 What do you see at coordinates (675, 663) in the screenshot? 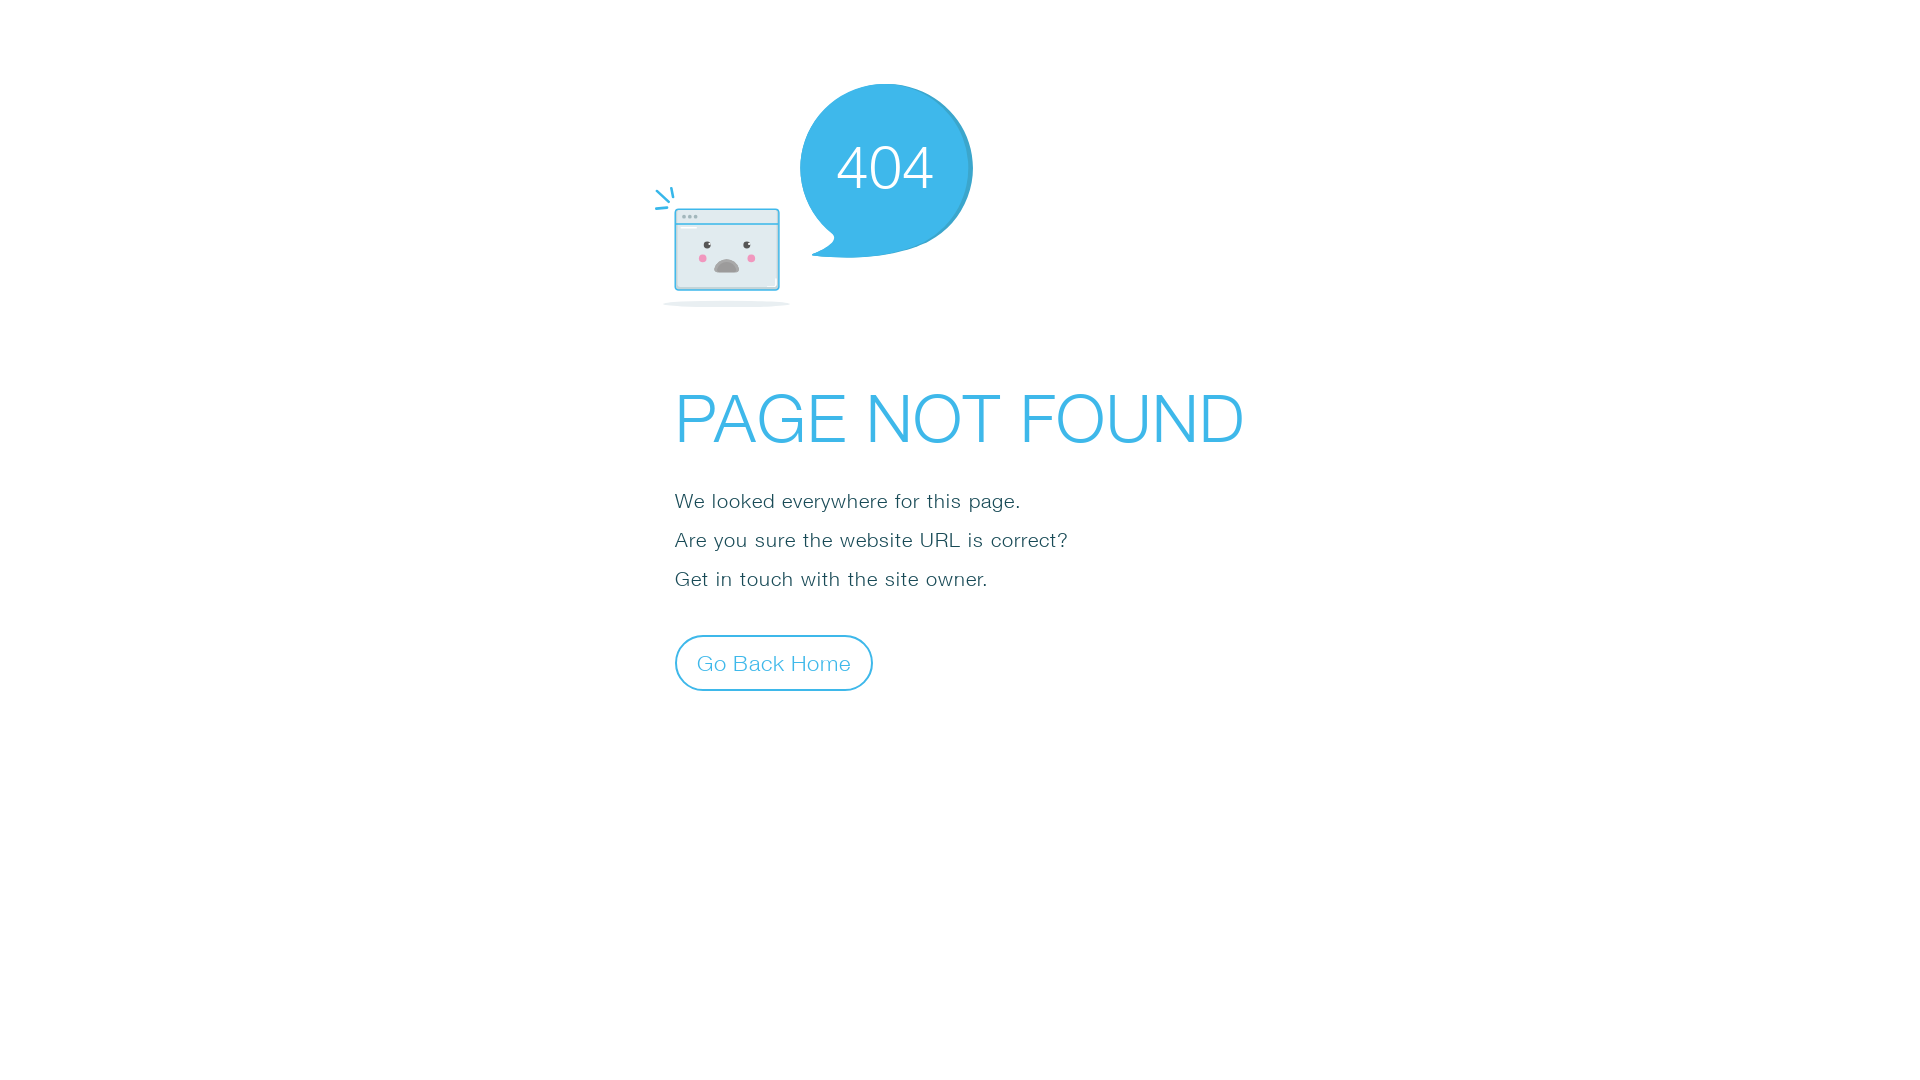
I see `'Go Back Home'` at bounding box center [675, 663].